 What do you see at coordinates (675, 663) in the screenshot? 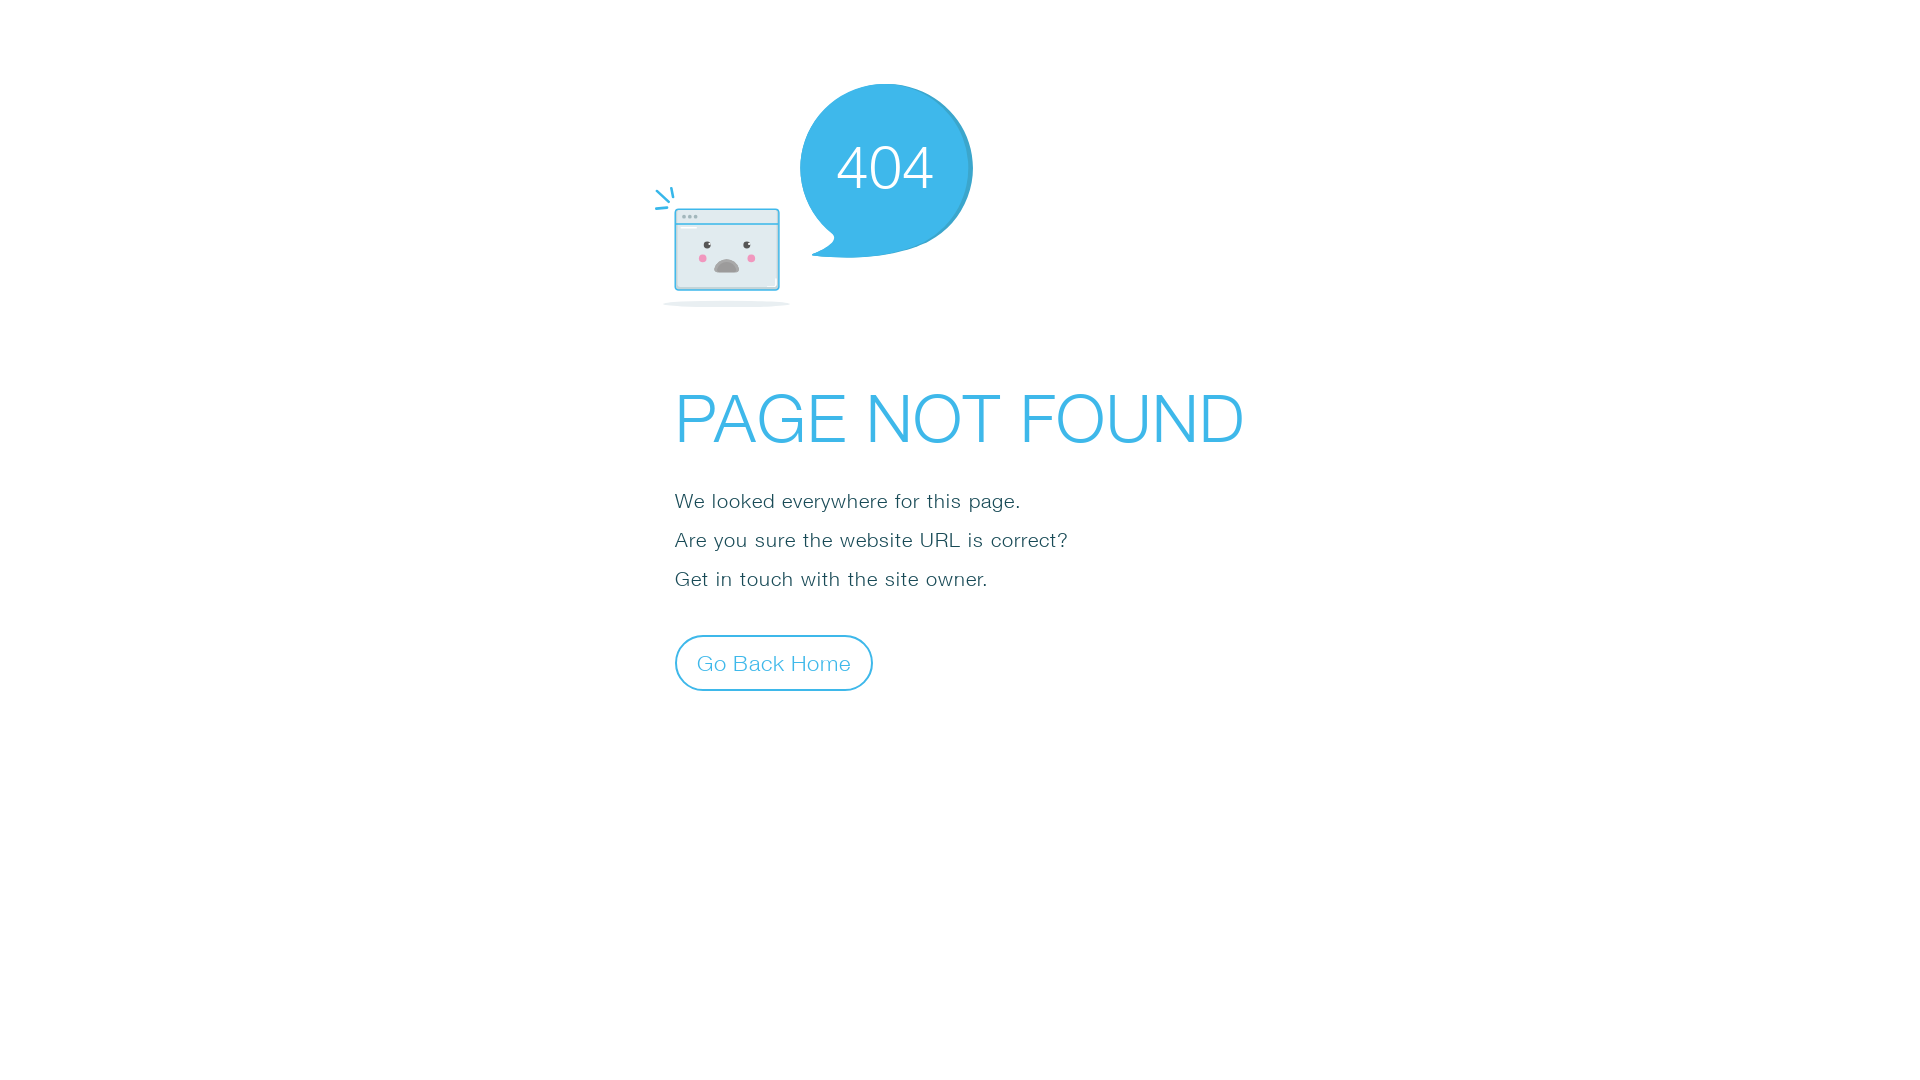
I see `'Go Back Home'` at bounding box center [675, 663].